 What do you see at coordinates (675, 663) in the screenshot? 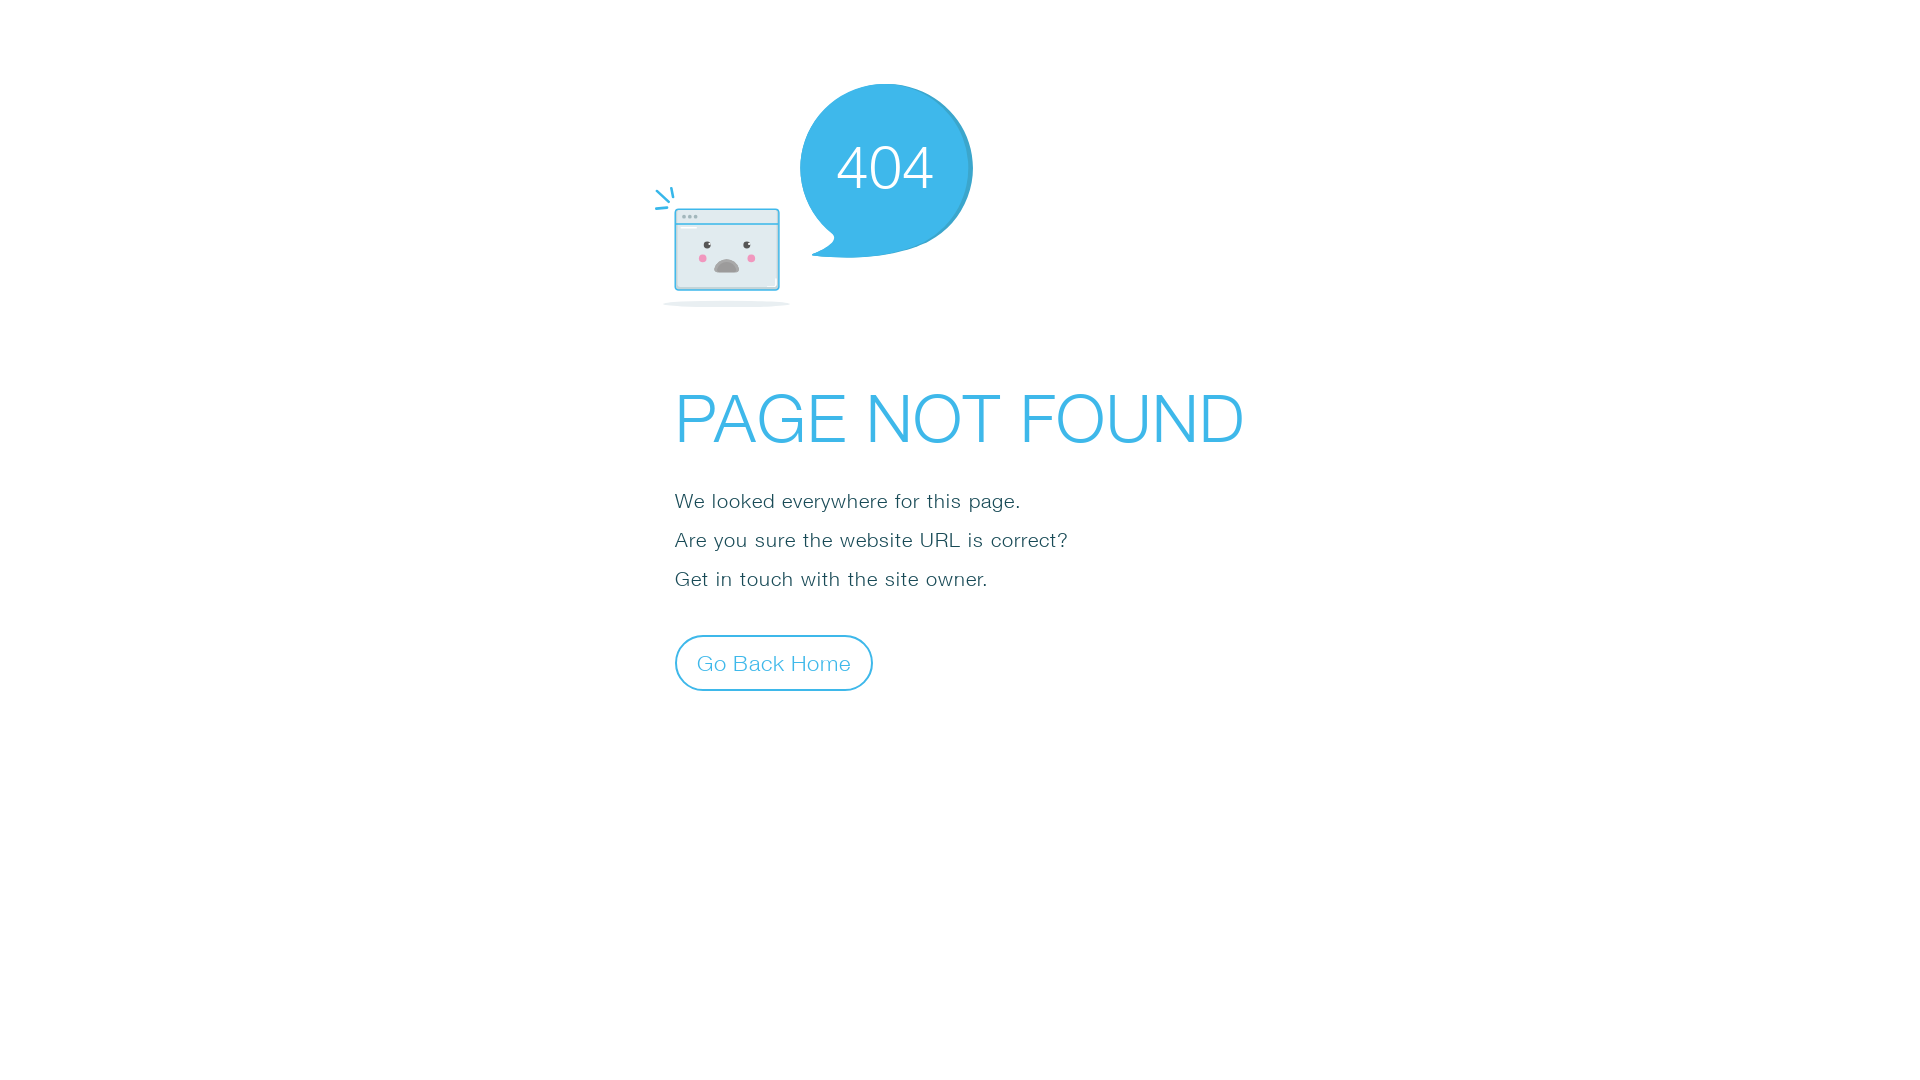
I see `'Go Back Home'` at bounding box center [675, 663].